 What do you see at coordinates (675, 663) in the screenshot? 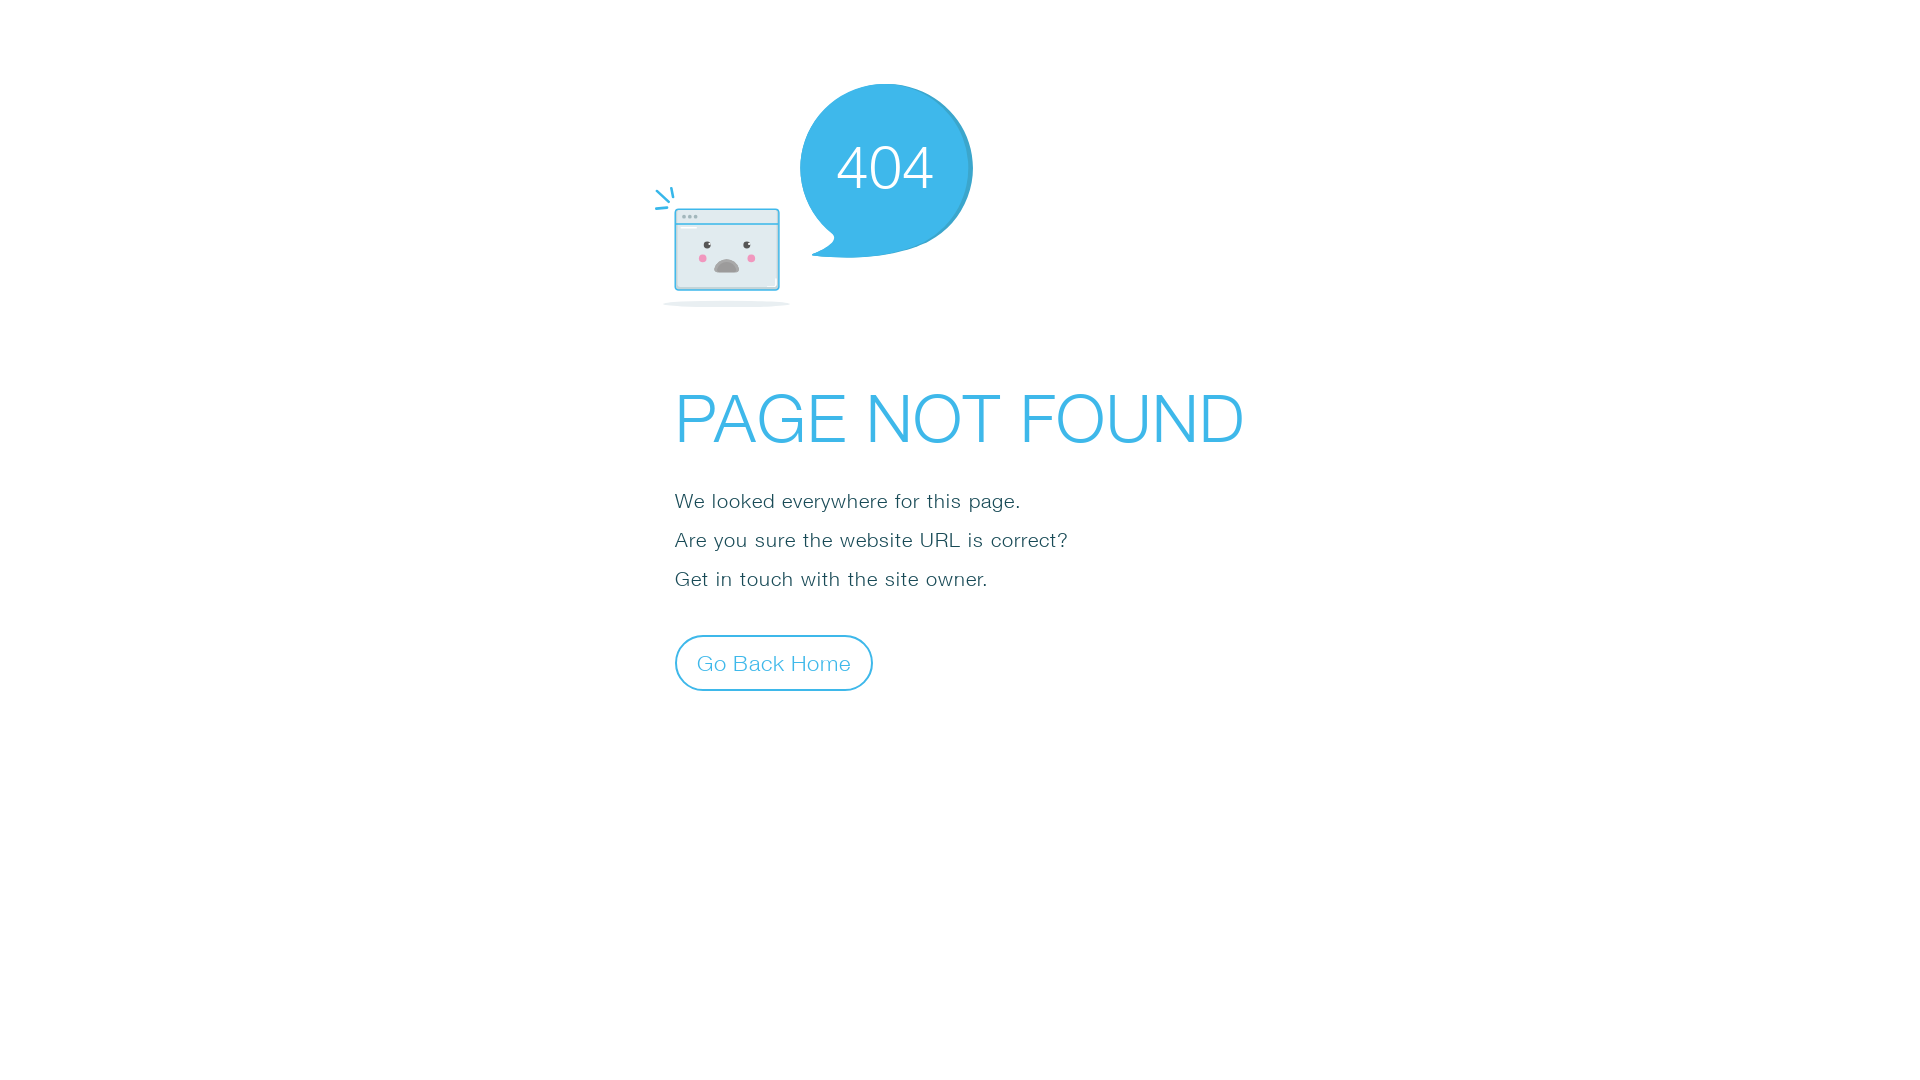
I see `'Go Back Home'` at bounding box center [675, 663].